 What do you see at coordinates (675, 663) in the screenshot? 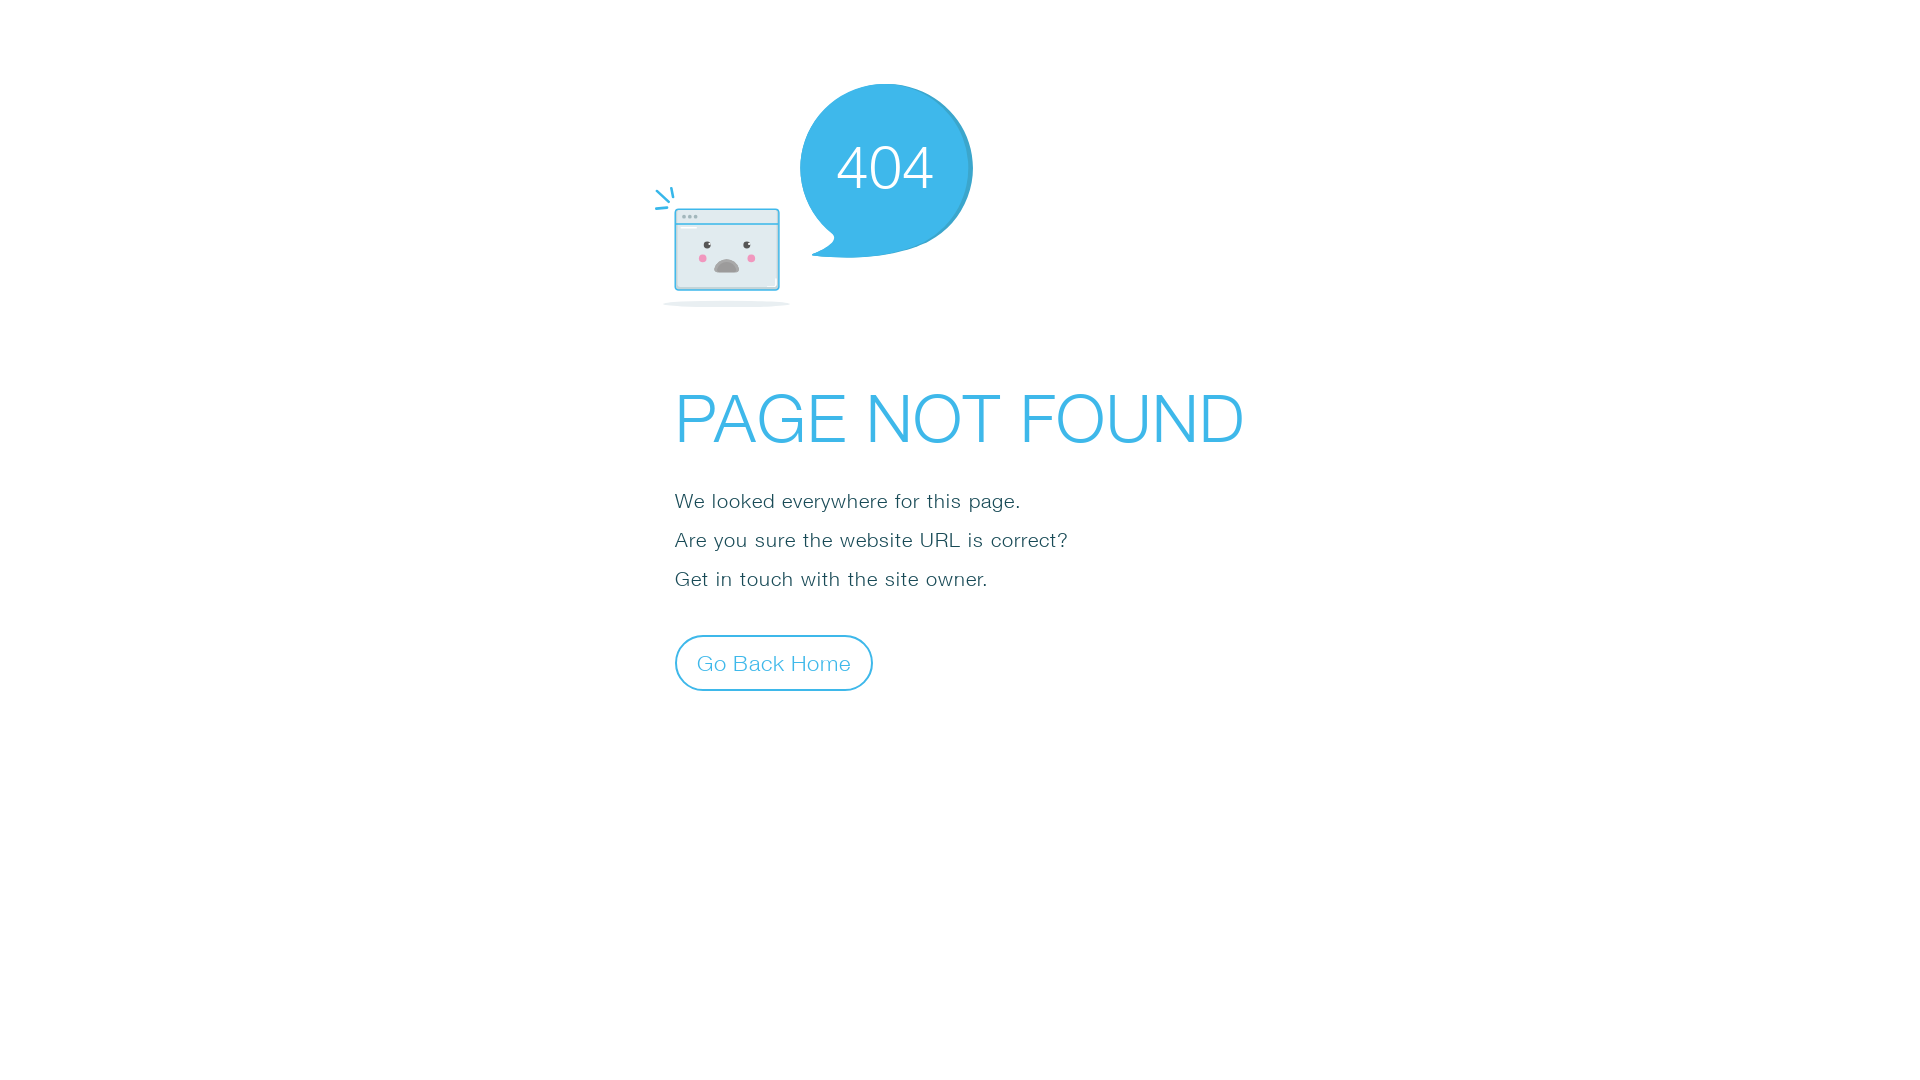
I see `'Go Back Home'` at bounding box center [675, 663].